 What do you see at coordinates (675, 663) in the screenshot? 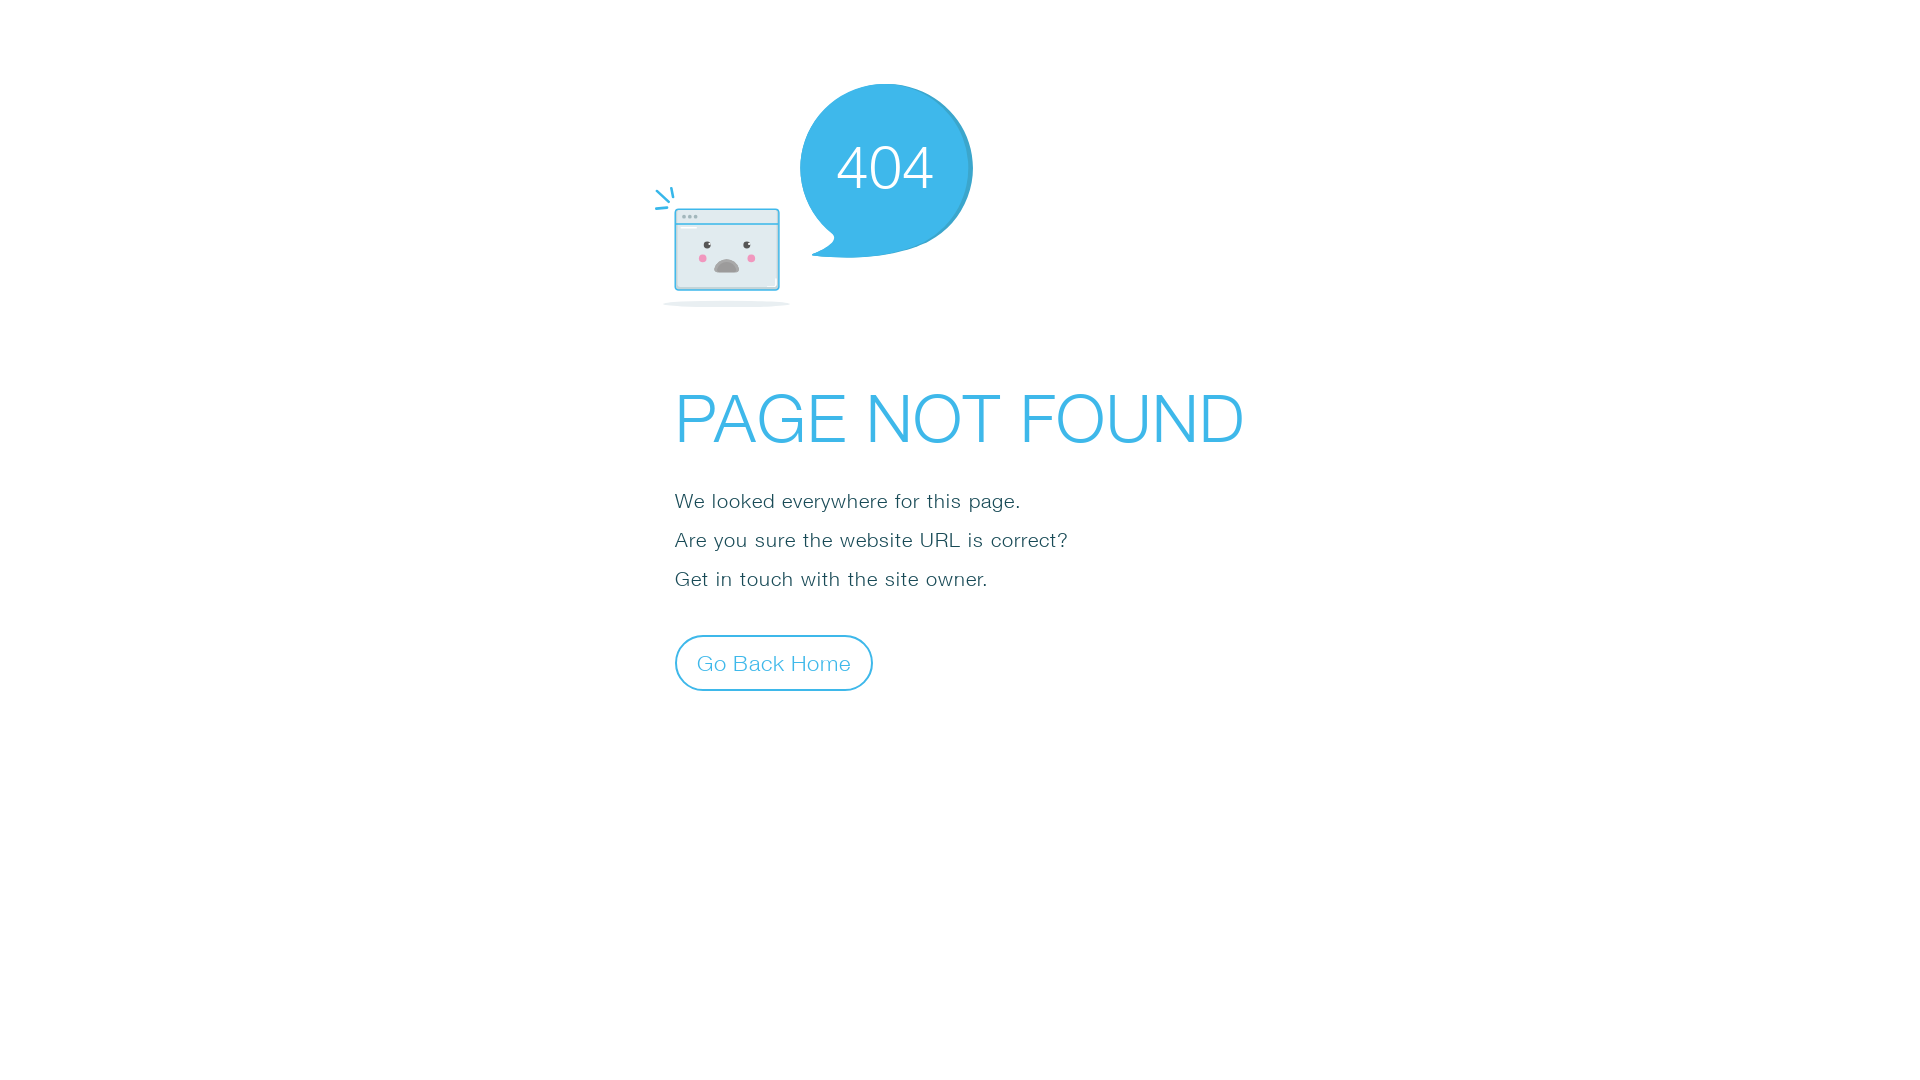
I see `'Go Back Home'` at bounding box center [675, 663].